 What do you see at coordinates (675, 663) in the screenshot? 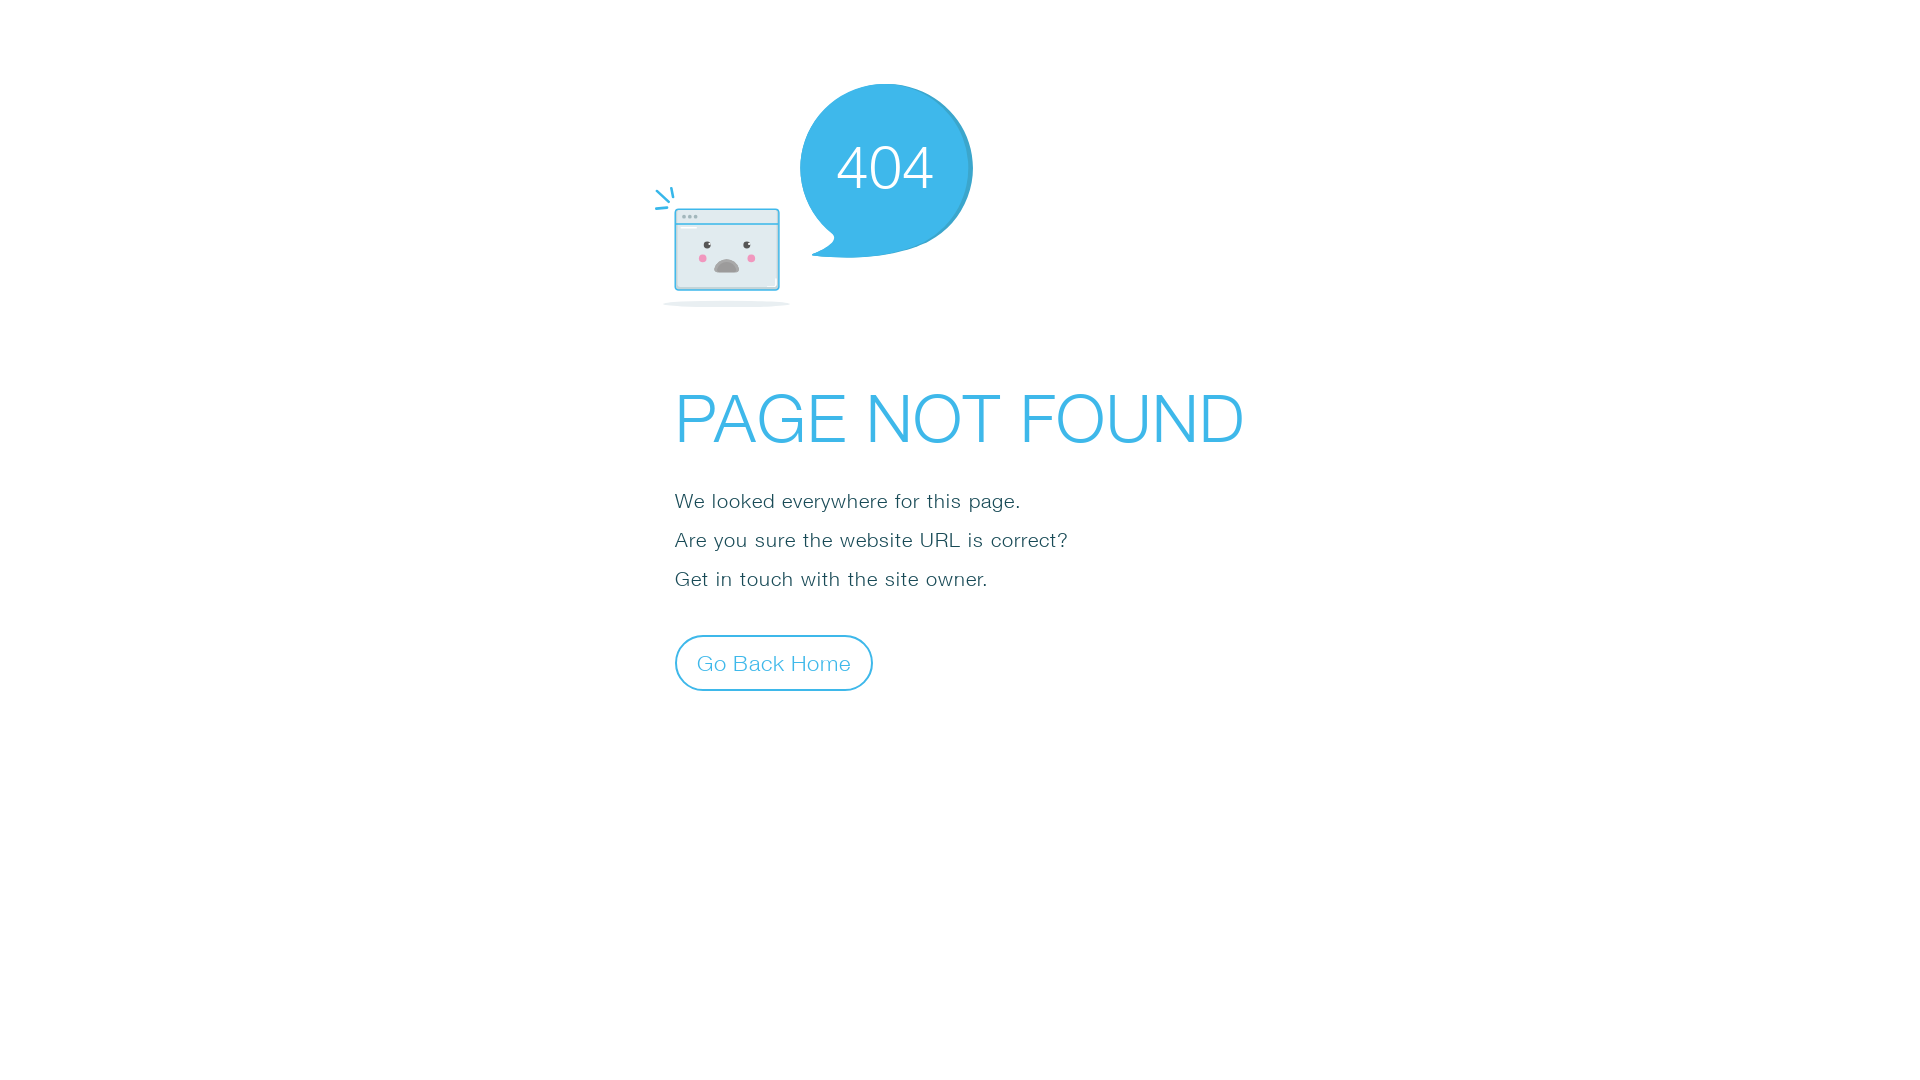
I see `'Go Back Home'` at bounding box center [675, 663].